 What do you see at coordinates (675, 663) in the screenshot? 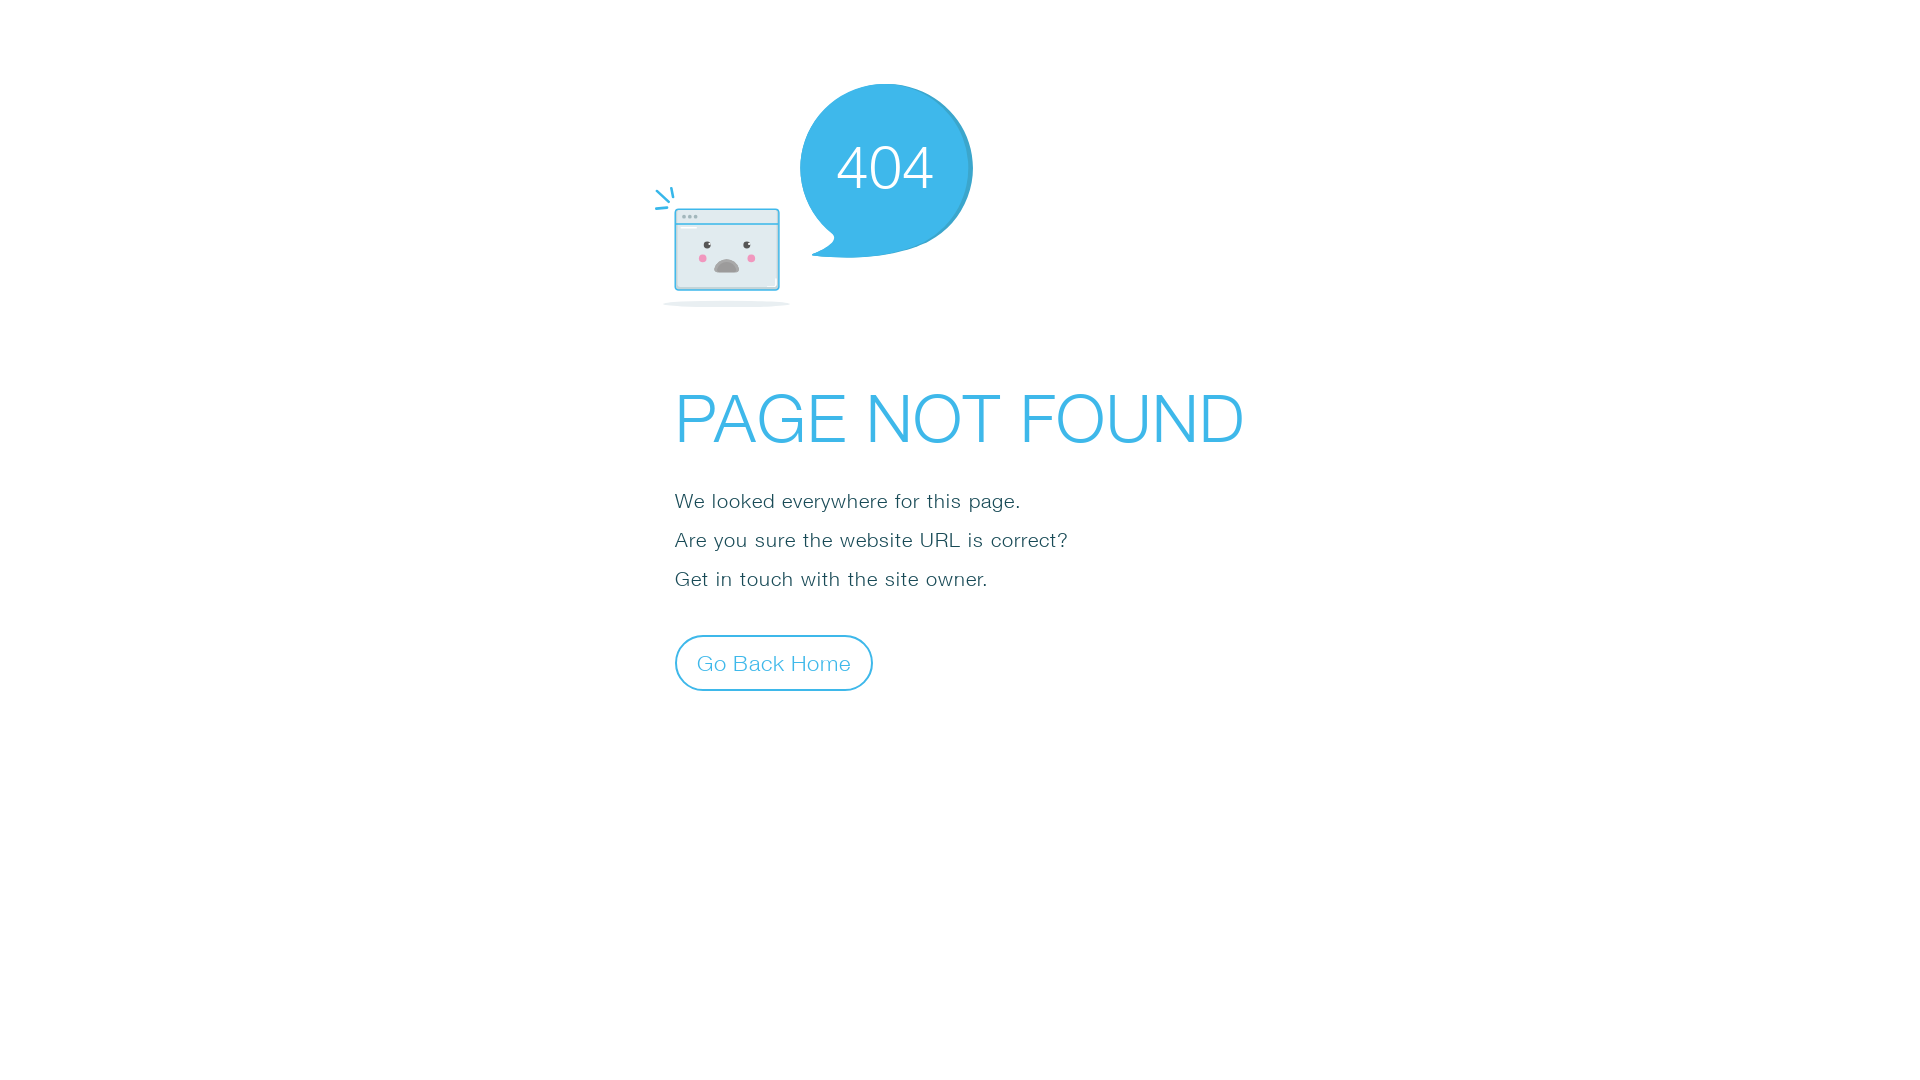
I see `'Go Back Home'` at bounding box center [675, 663].